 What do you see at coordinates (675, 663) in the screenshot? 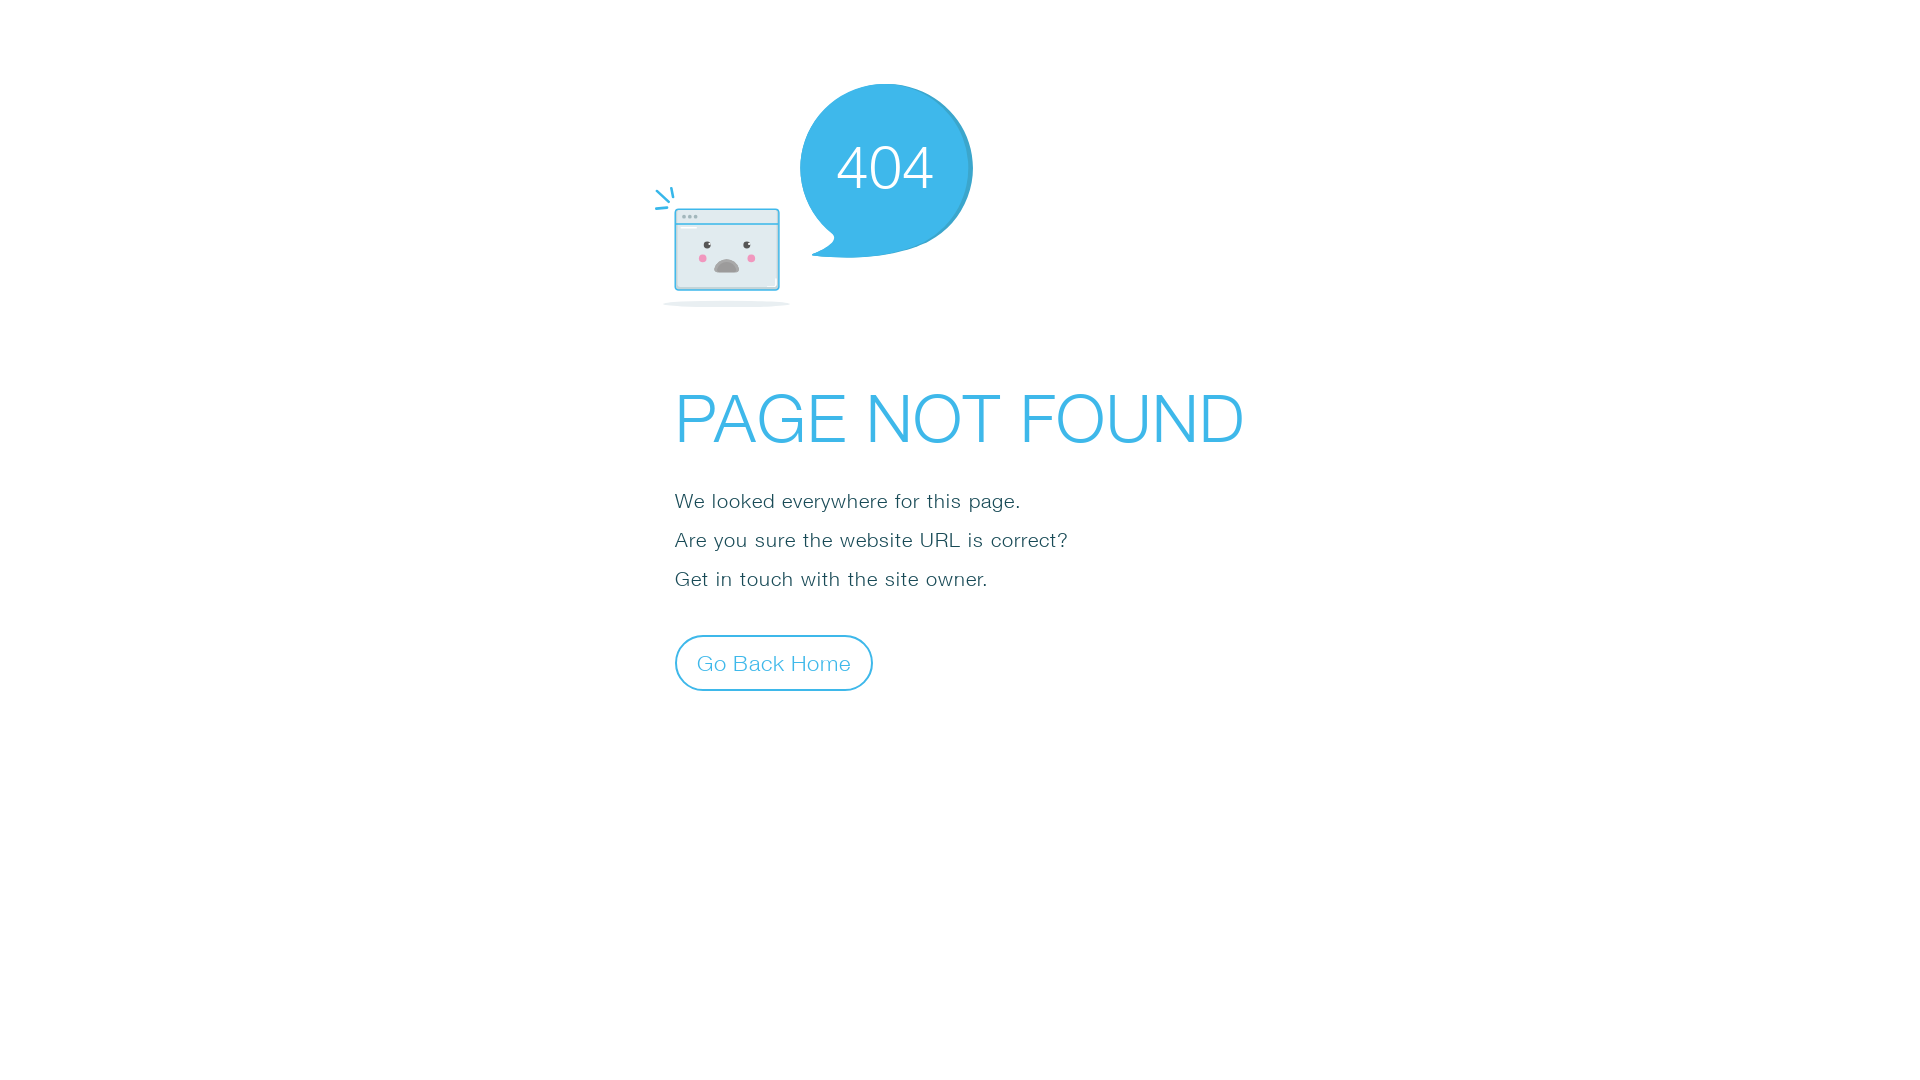
I see `'Go Back Home'` at bounding box center [675, 663].